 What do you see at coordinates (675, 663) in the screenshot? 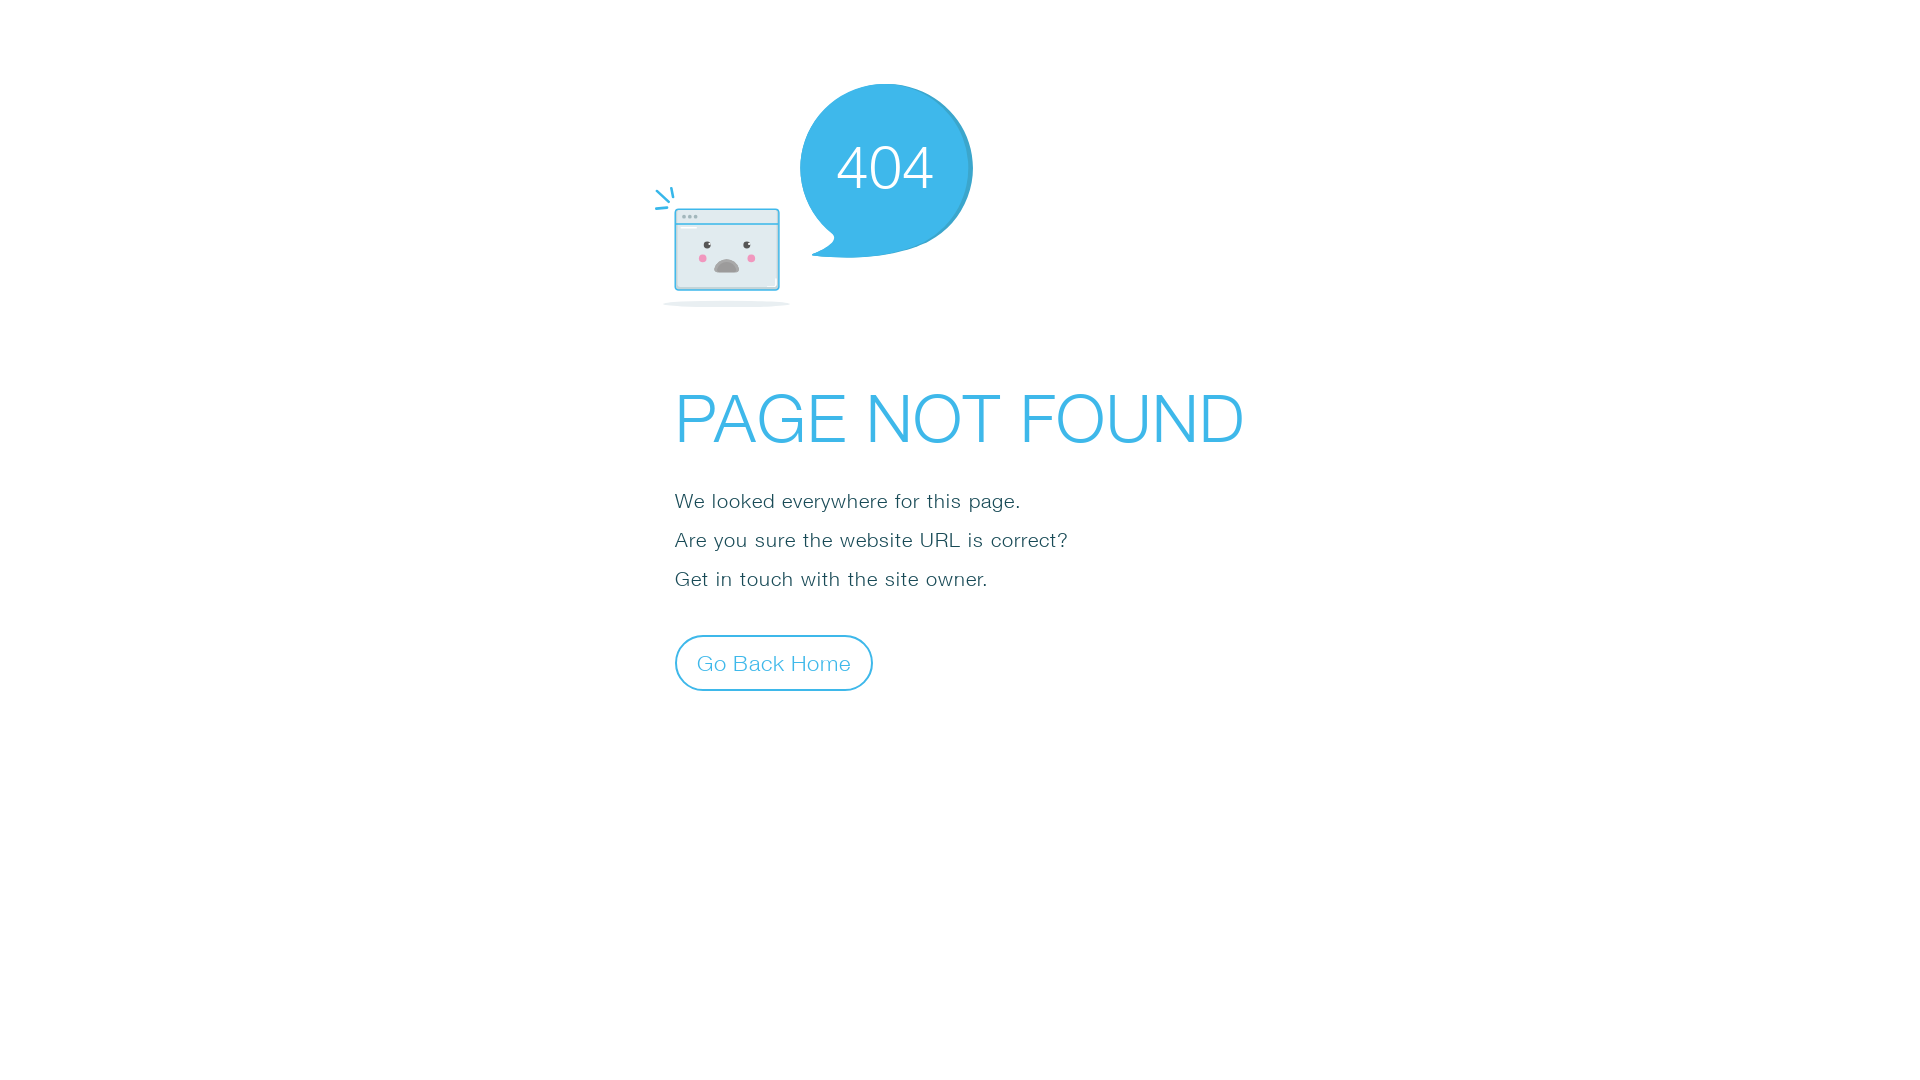
I see `'Go Back Home'` at bounding box center [675, 663].